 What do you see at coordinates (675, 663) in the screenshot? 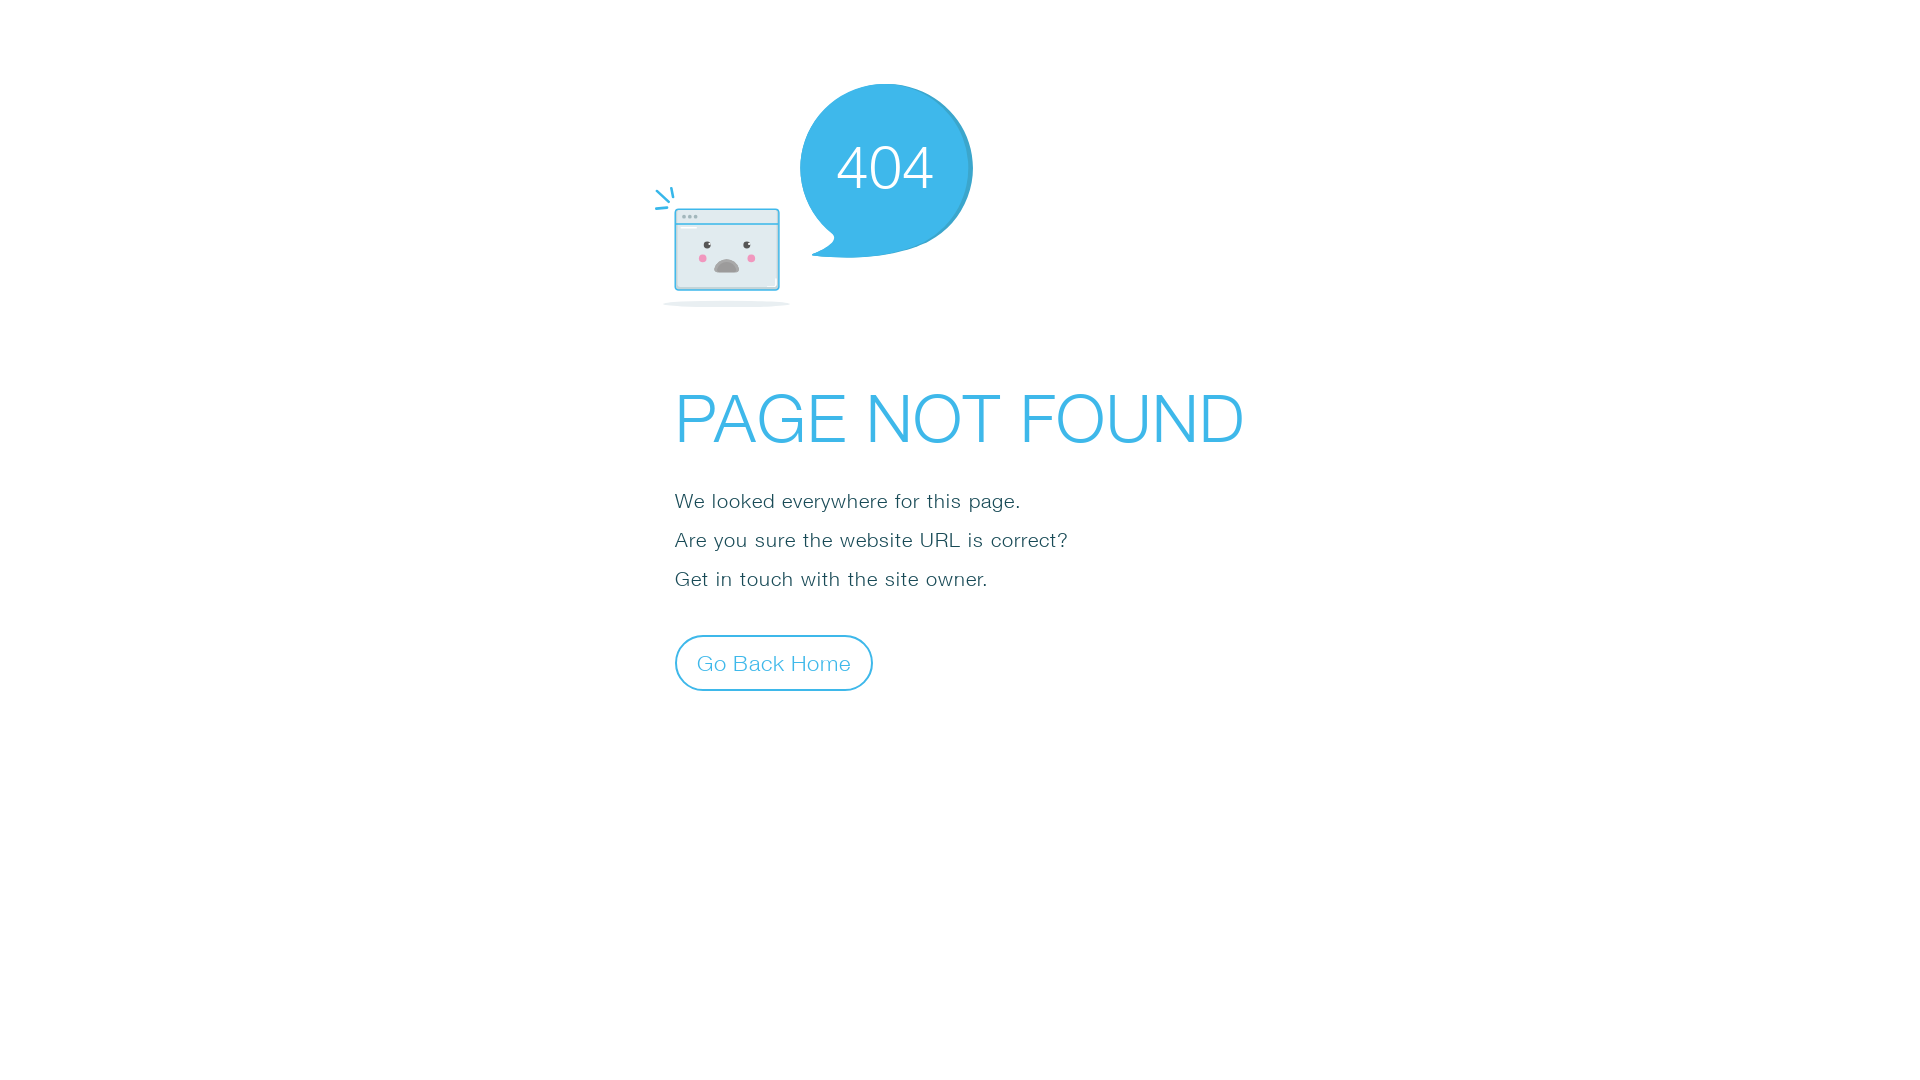
I see `'Go Back Home'` at bounding box center [675, 663].